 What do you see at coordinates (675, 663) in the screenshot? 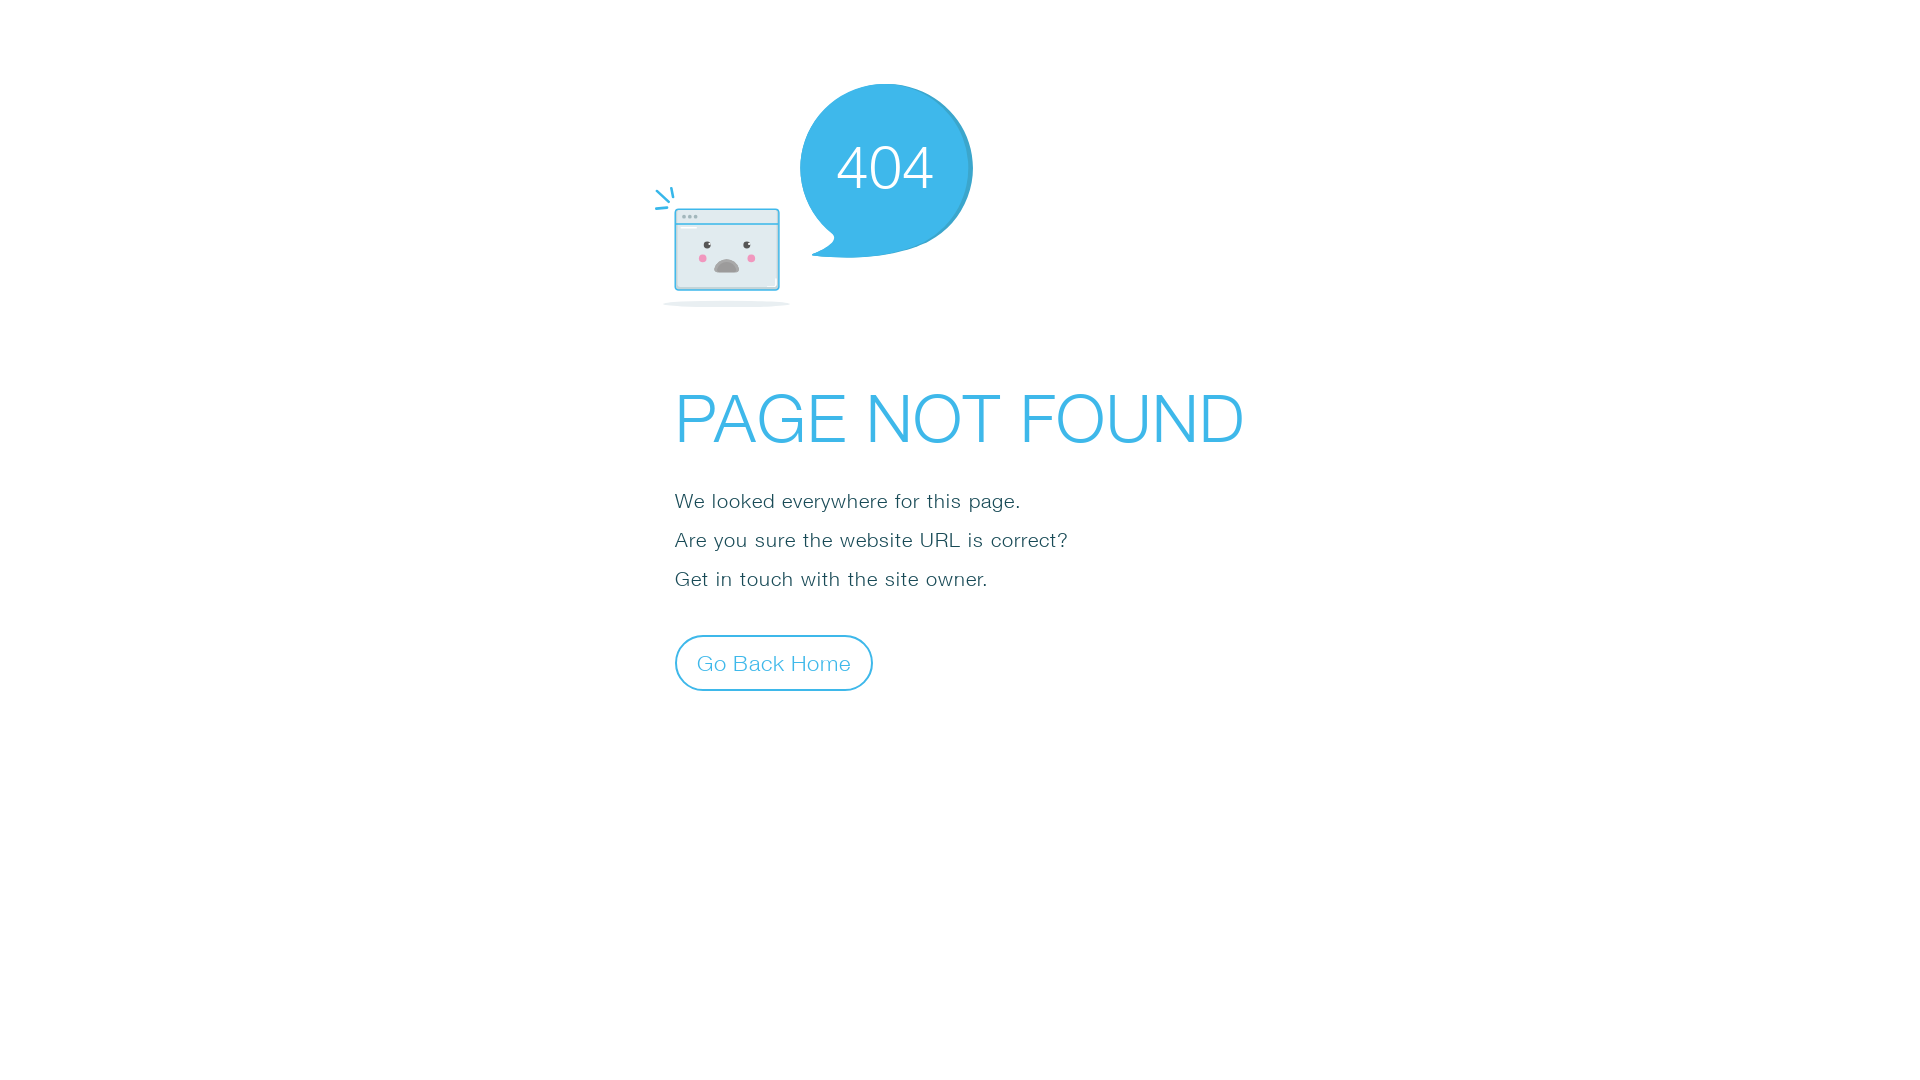
I see `'Go Back Home'` at bounding box center [675, 663].